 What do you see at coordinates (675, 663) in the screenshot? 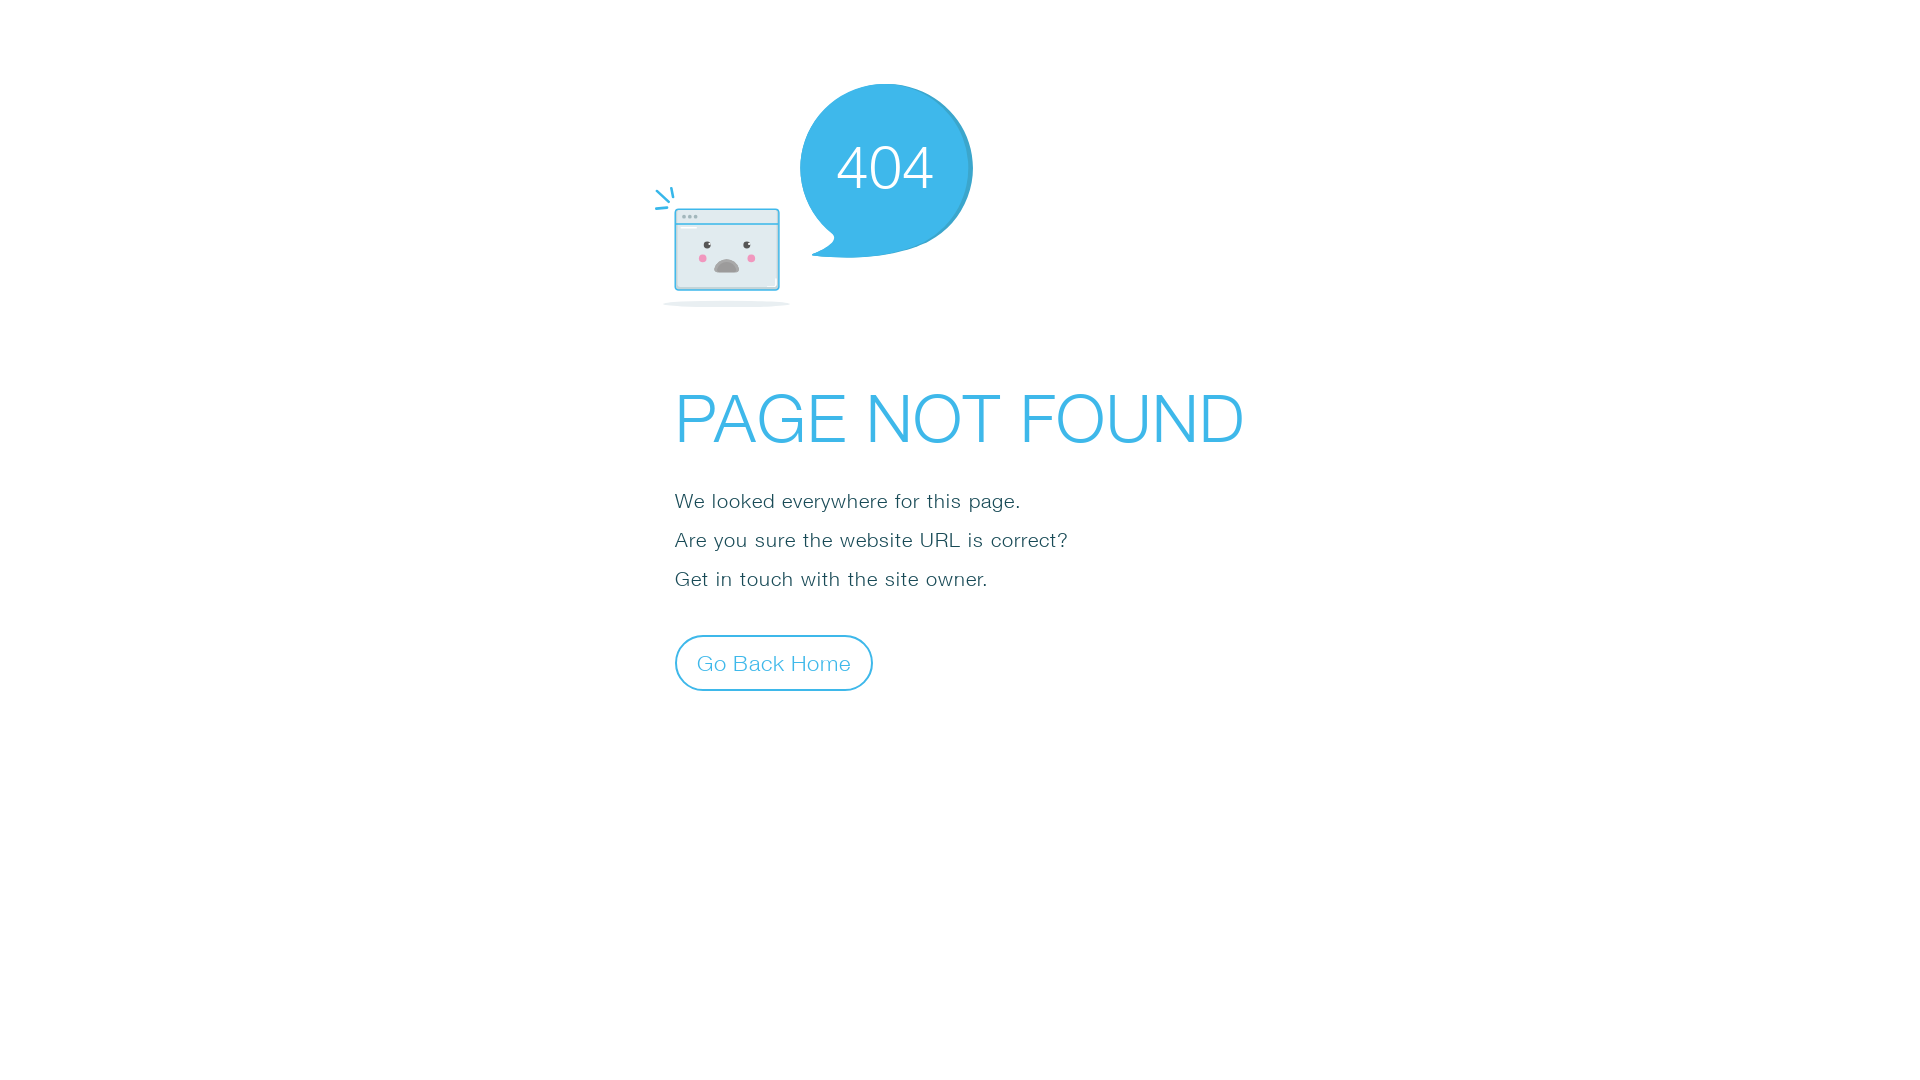
I see `'Go Back Home'` at bounding box center [675, 663].